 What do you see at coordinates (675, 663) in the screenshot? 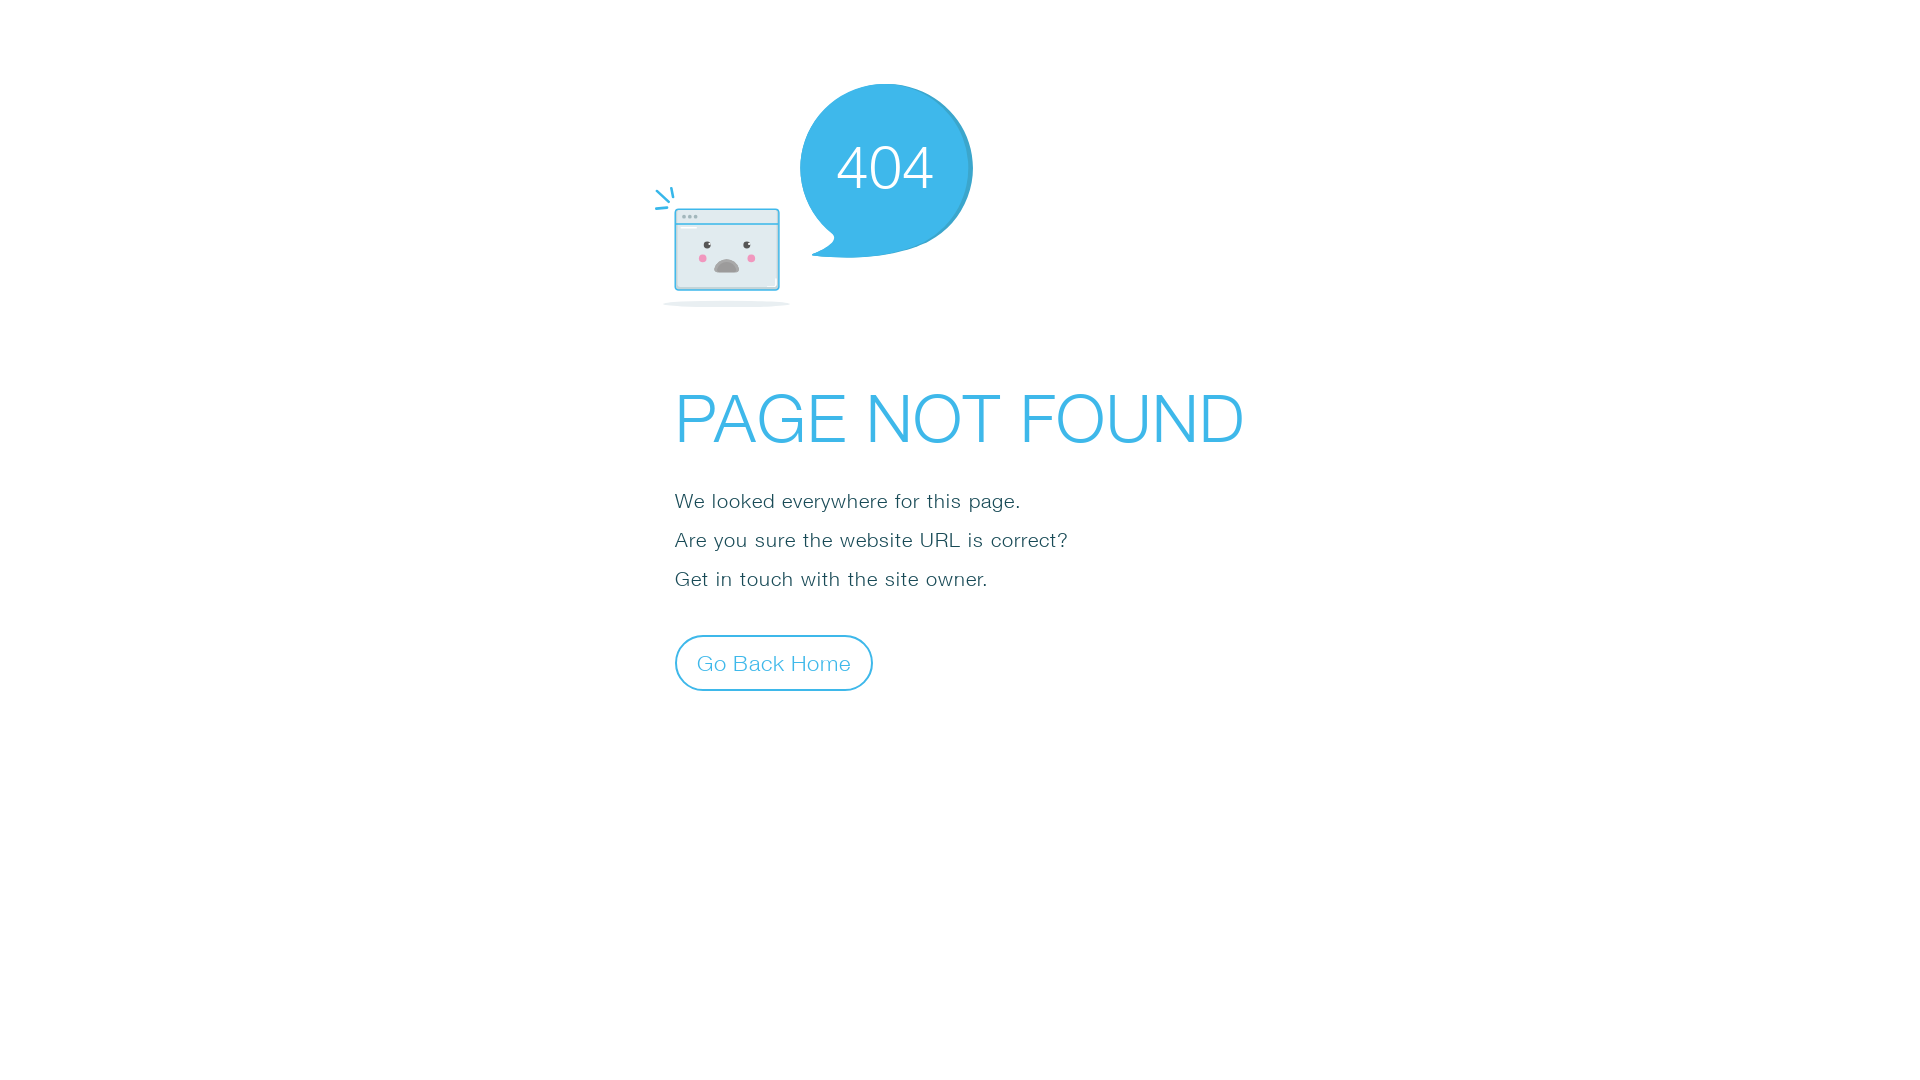
I see `'Go Back Home'` at bounding box center [675, 663].